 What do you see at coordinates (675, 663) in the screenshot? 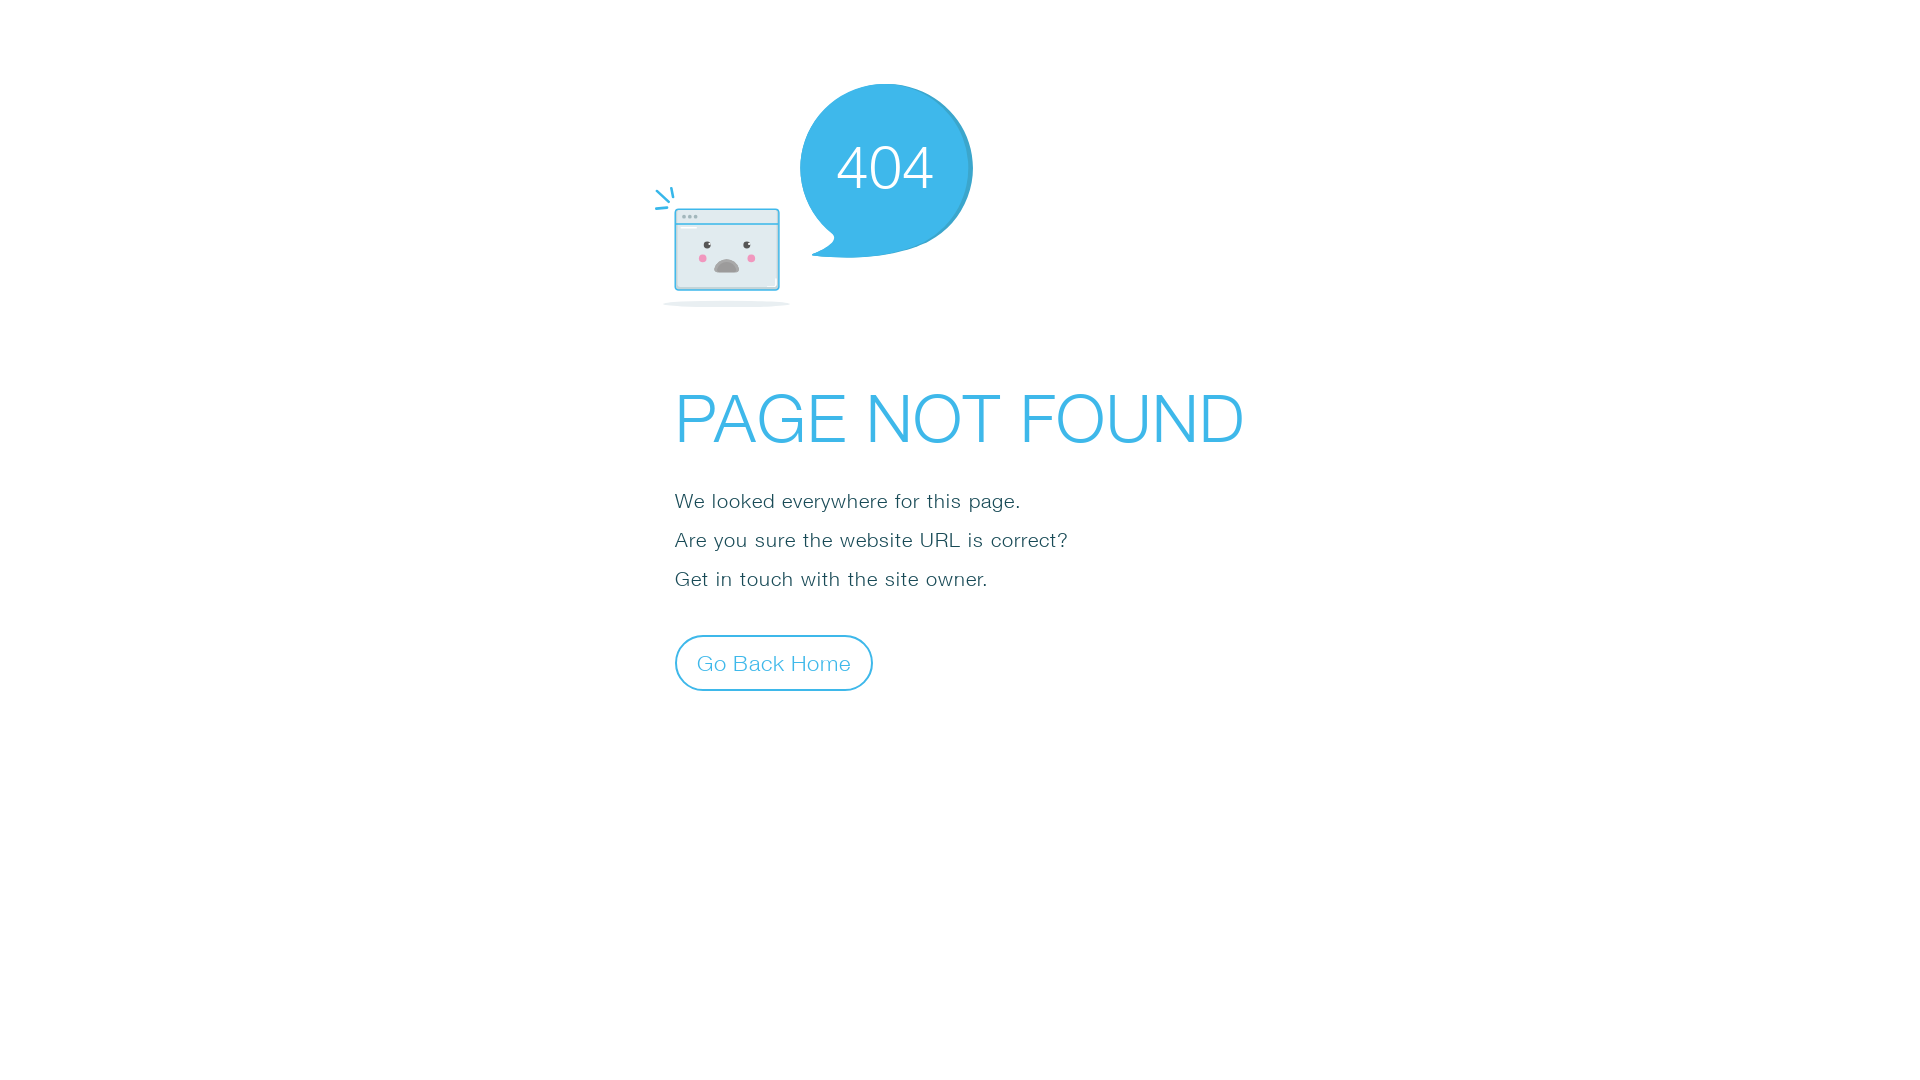
I see `'Go Back Home'` at bounding box center [675, 663].